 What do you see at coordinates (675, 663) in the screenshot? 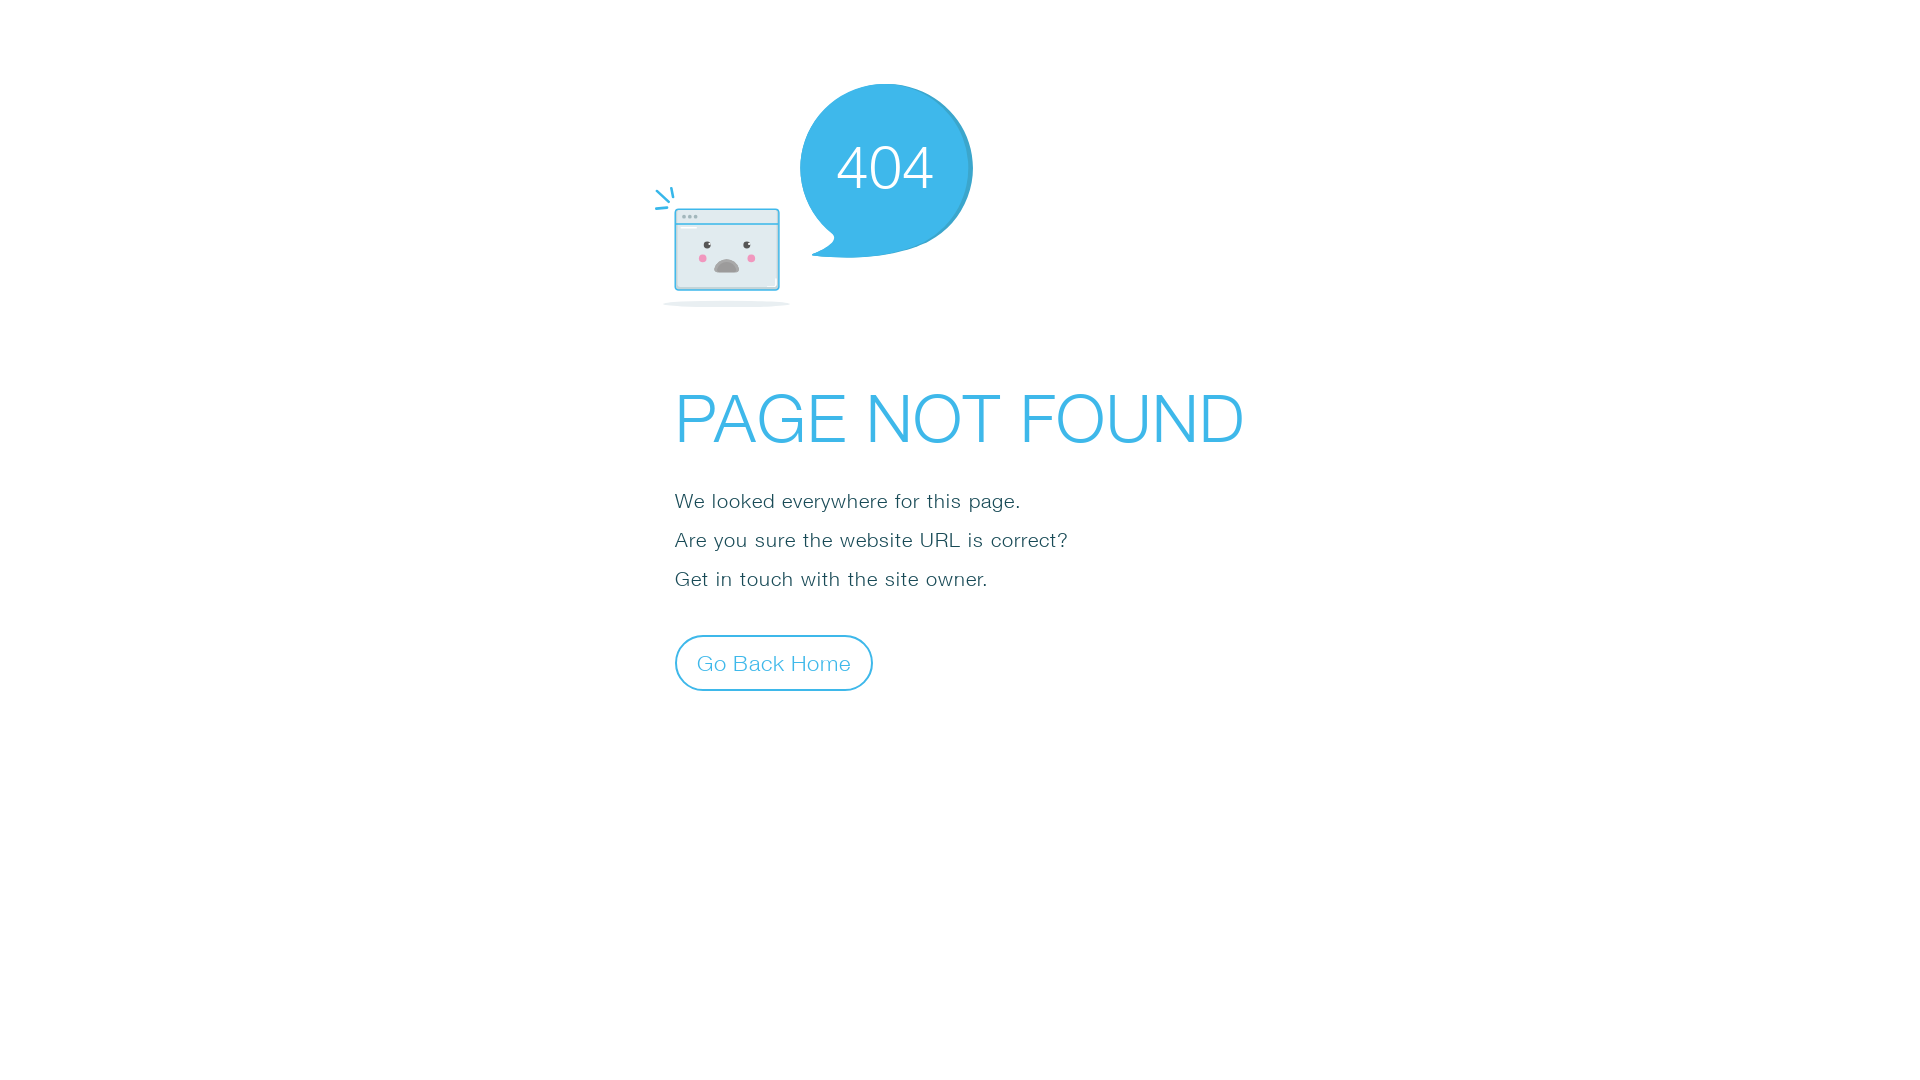
I see `'Go Back Home'` at bounding box center [675, 663].